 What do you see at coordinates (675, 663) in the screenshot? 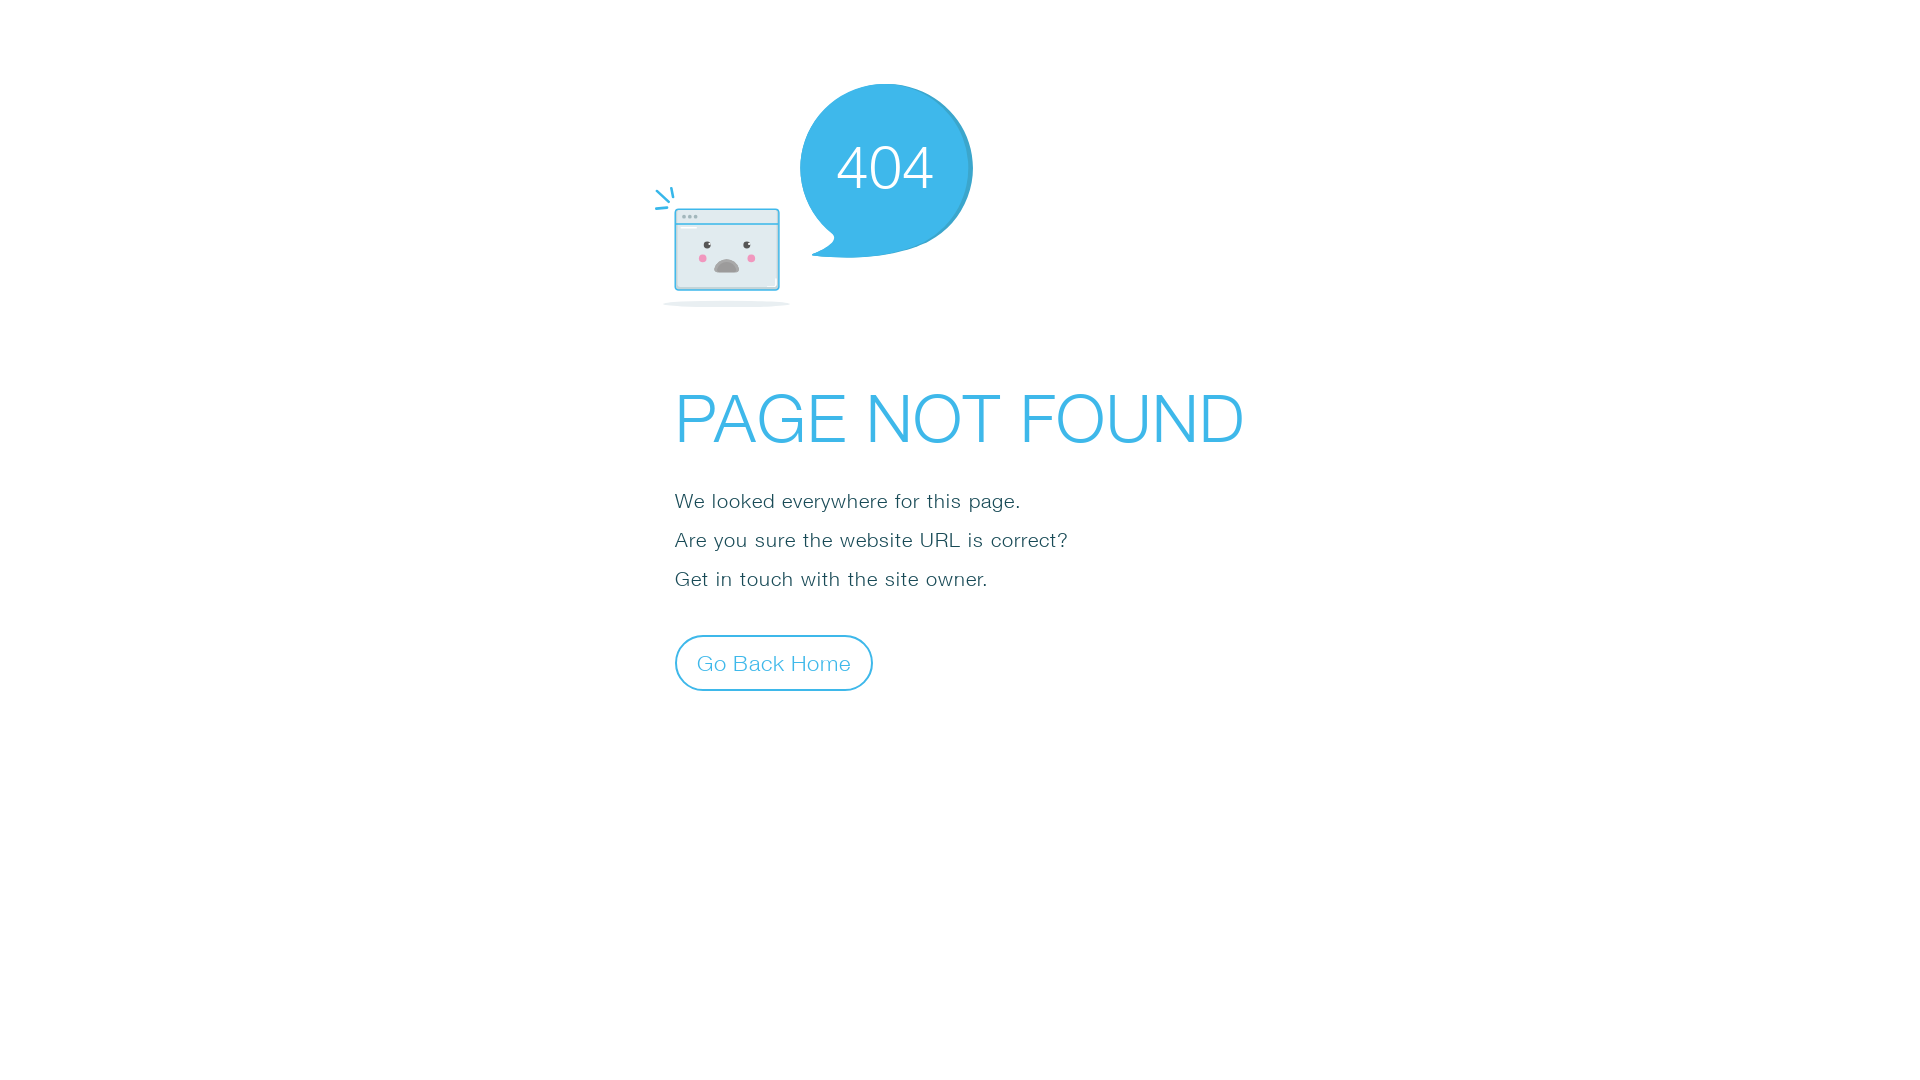
I see `'Go Back Home'` at bounding box center [675, 663].